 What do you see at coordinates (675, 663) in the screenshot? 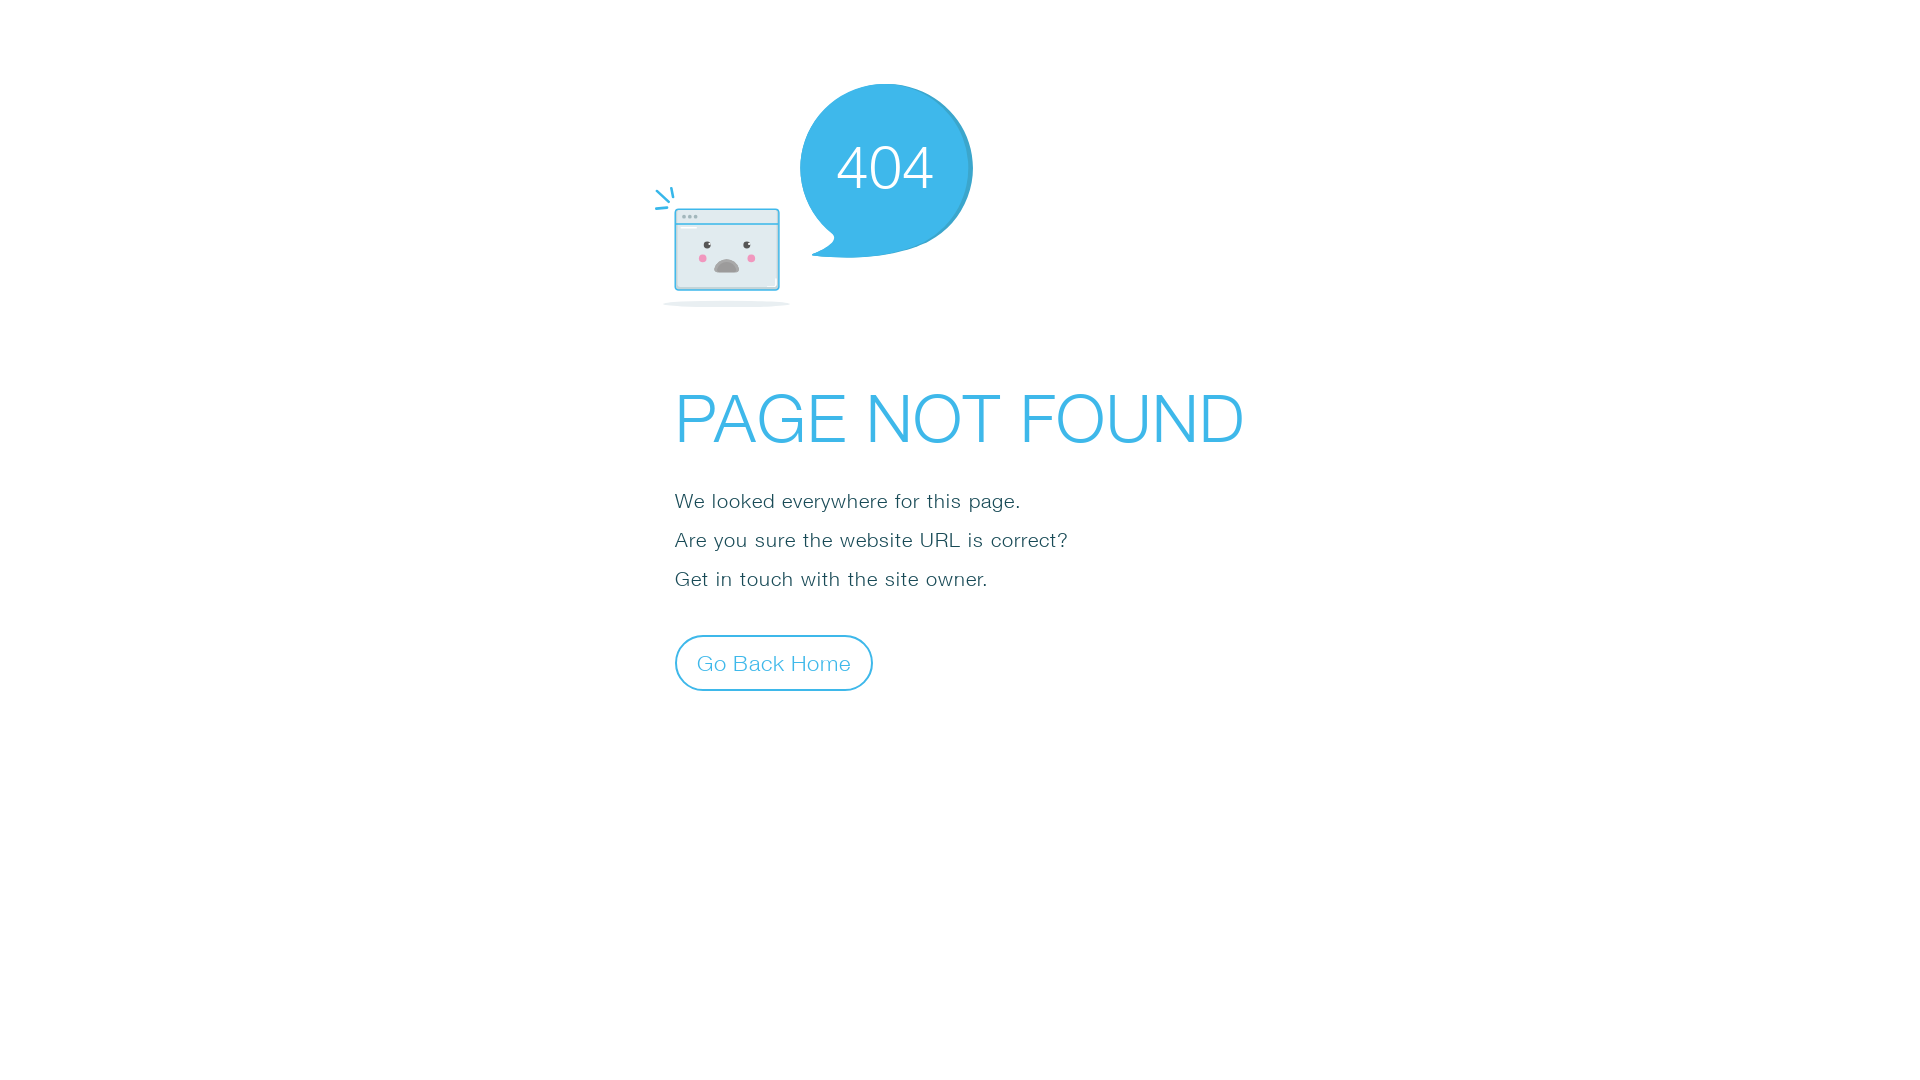
I see `'Go Back Home'` at bounding box center [675, 663].